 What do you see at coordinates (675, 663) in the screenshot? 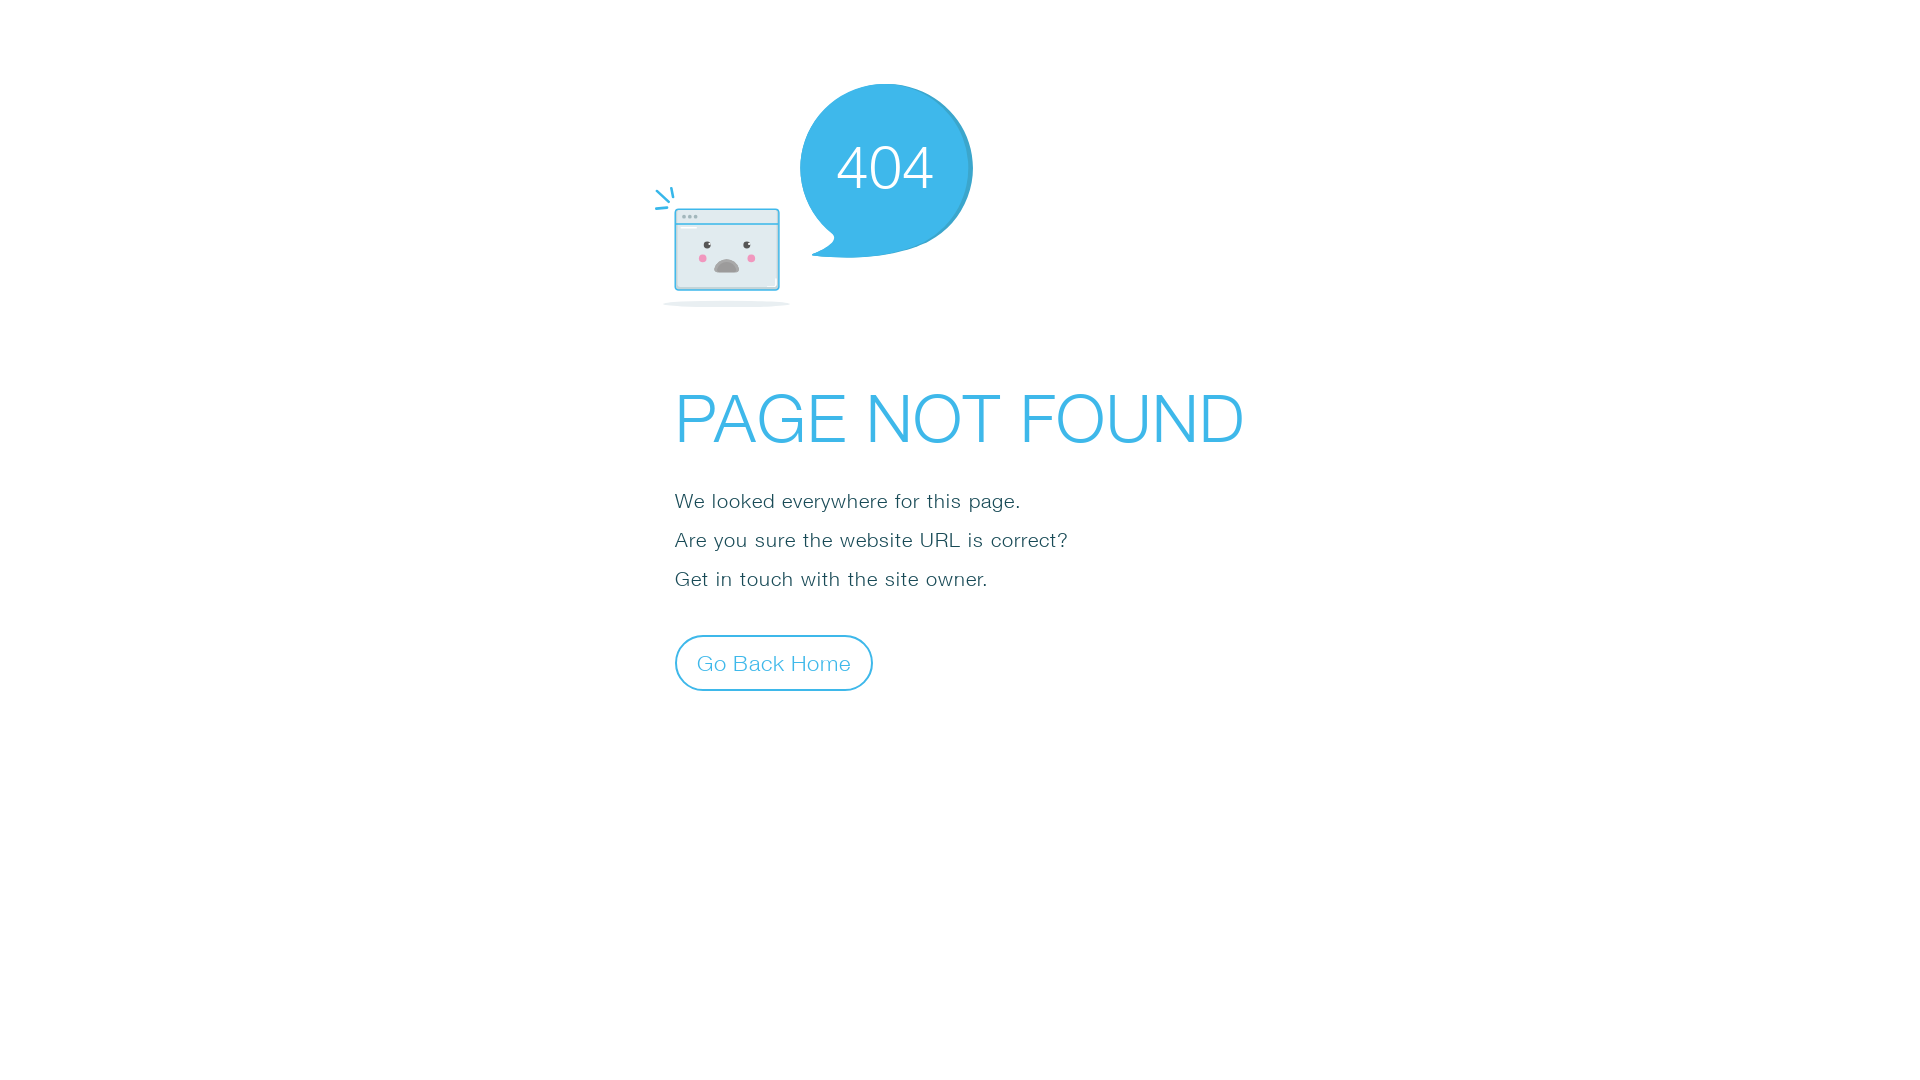
I see `'Go Back Home'` at bounding box center [675, 663].